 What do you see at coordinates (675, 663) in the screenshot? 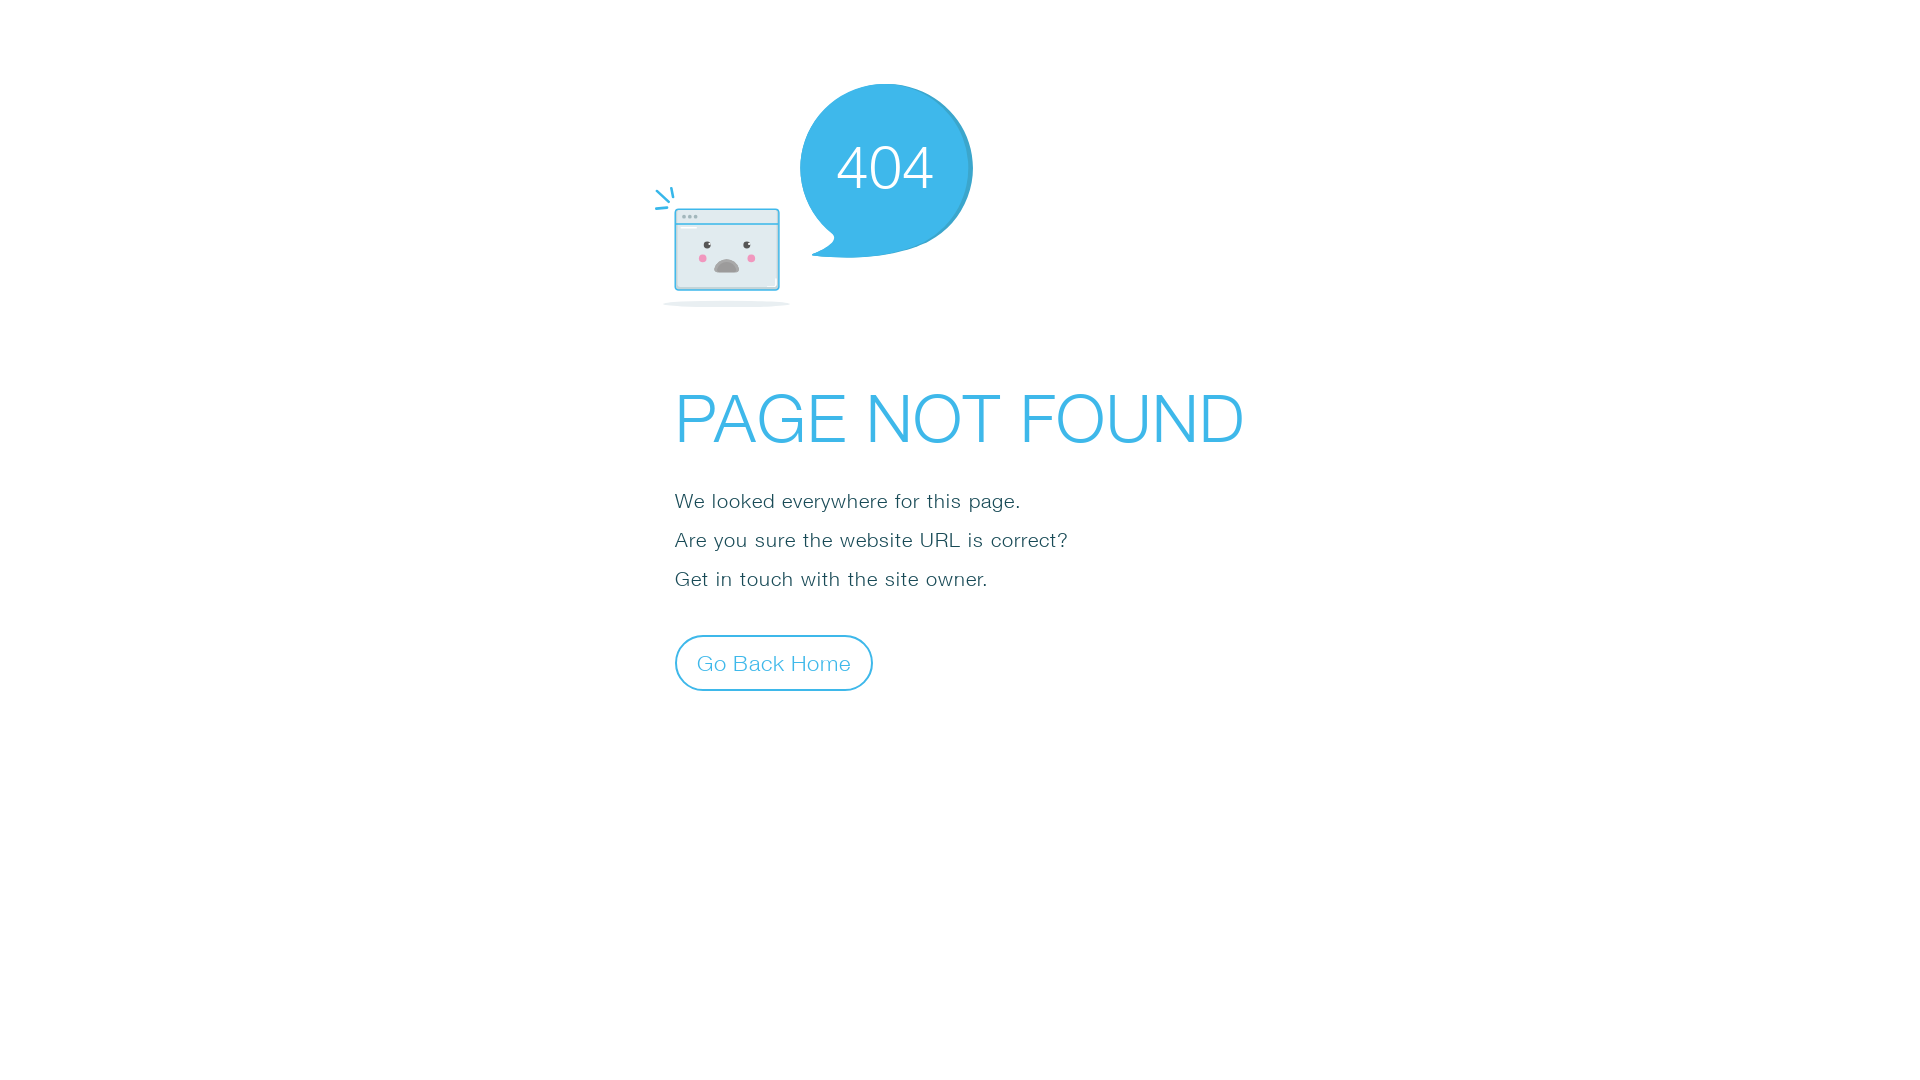
I see `'Go Back Home'` at bounding box center [675, 663].